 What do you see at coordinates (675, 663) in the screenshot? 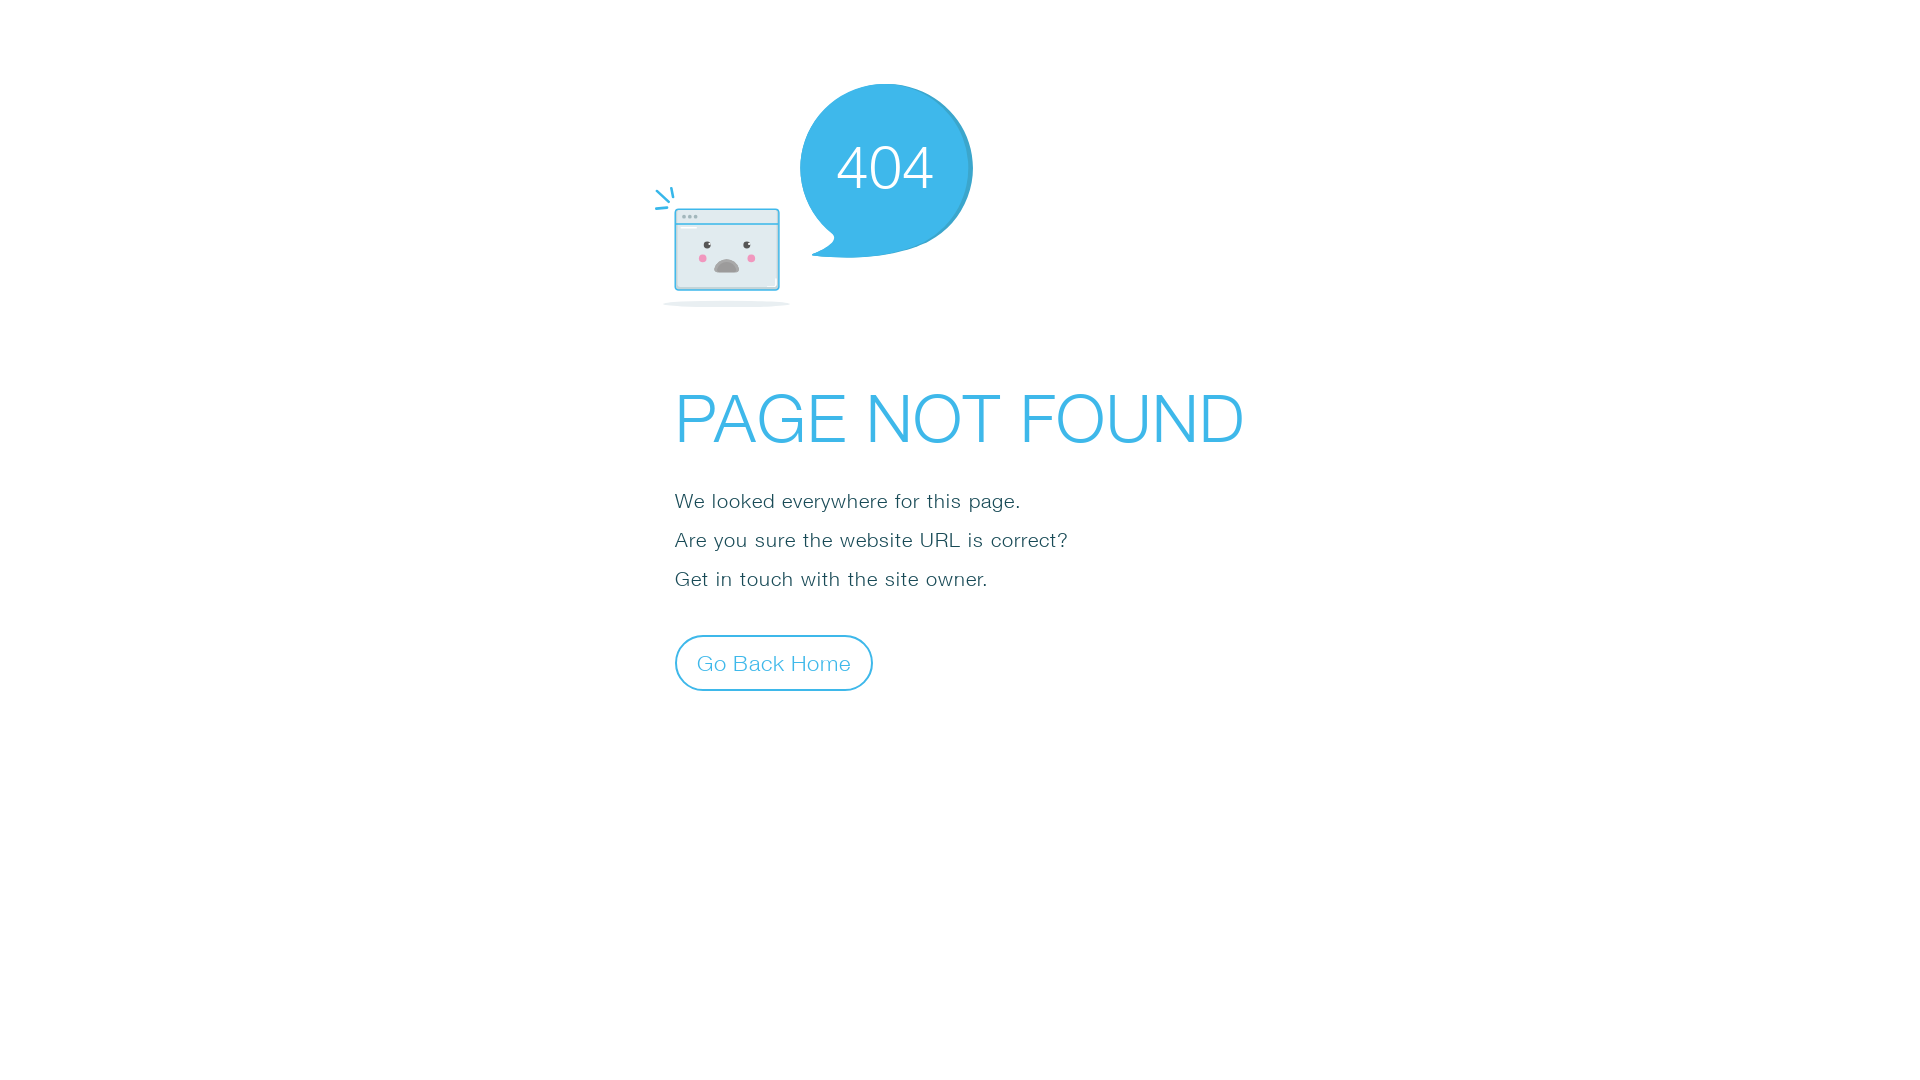
I see `'Go Back Home'` at bounding box center [675, 663].